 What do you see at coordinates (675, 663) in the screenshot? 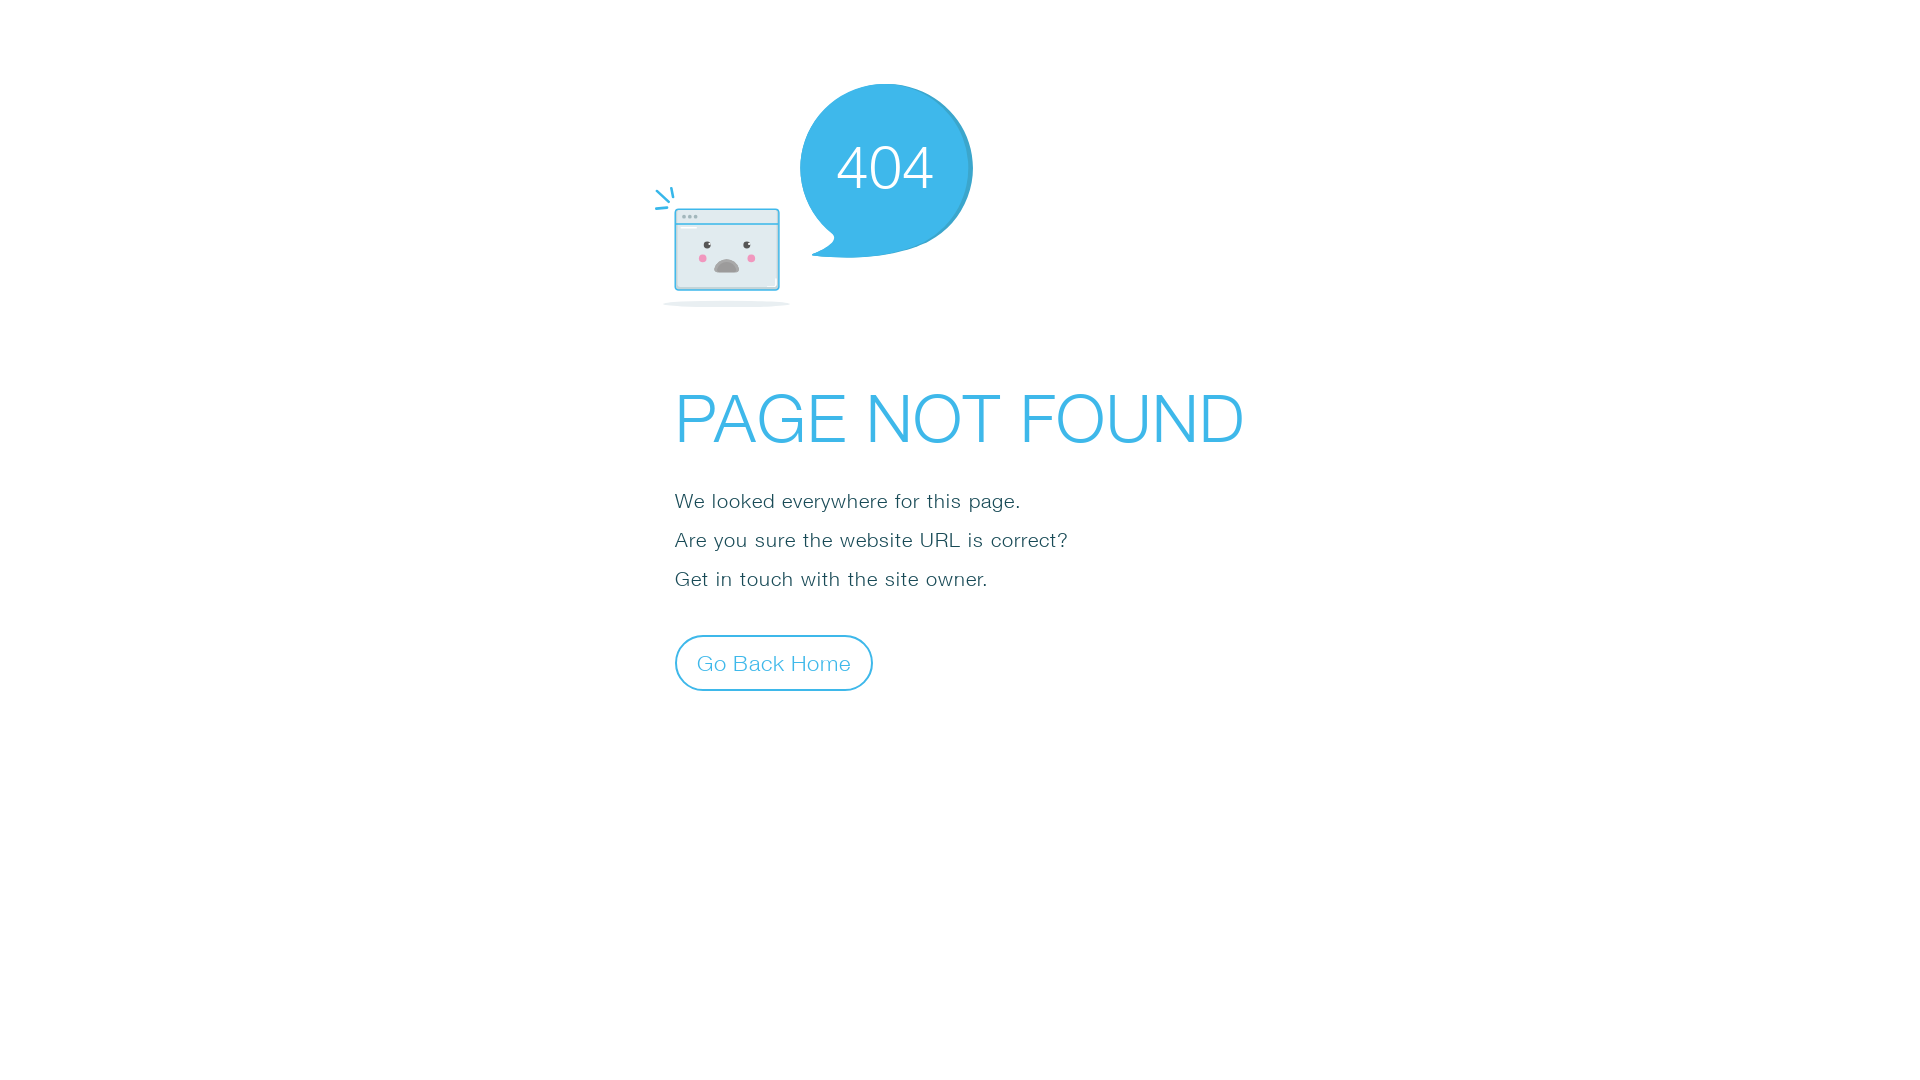
I see `'Go Back Home'` at bounding box center [675, 663].